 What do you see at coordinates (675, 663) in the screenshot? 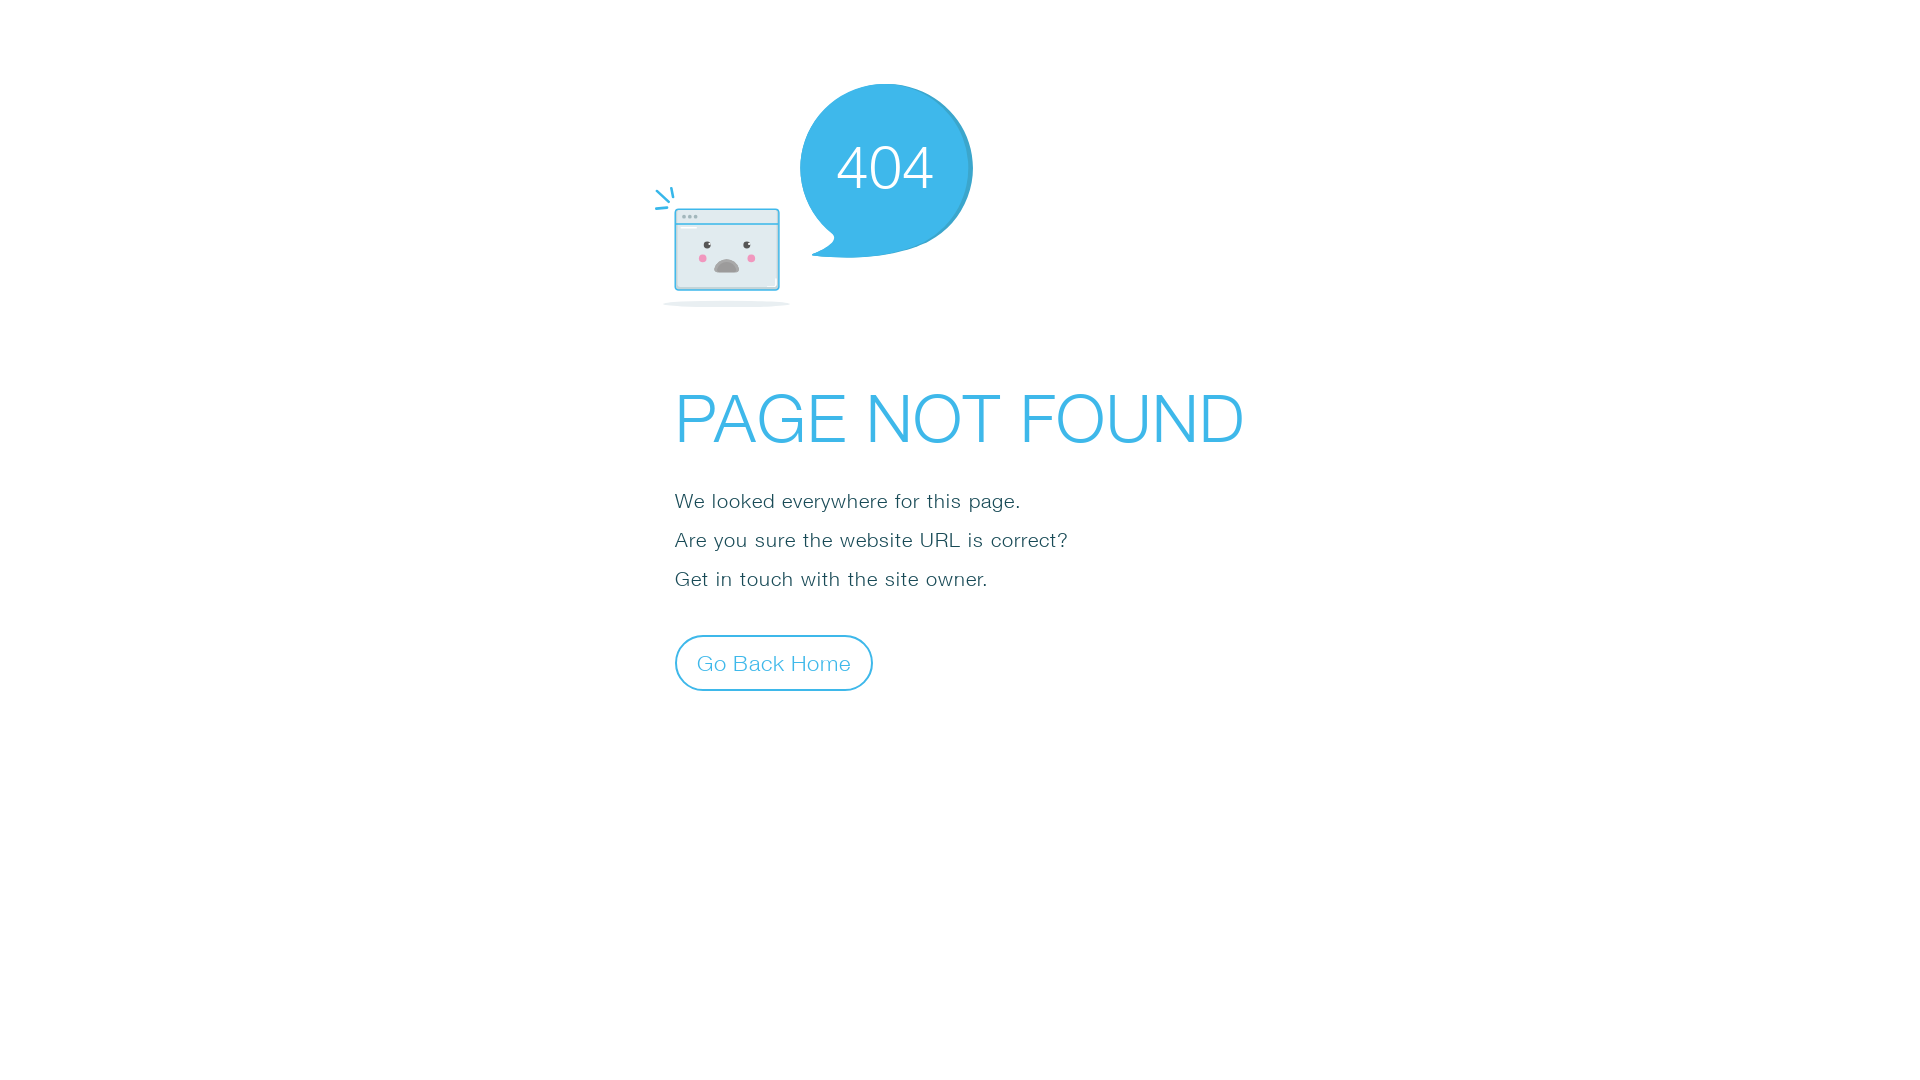
I see `'Go Back Home'` at bounding box center [675, 663].